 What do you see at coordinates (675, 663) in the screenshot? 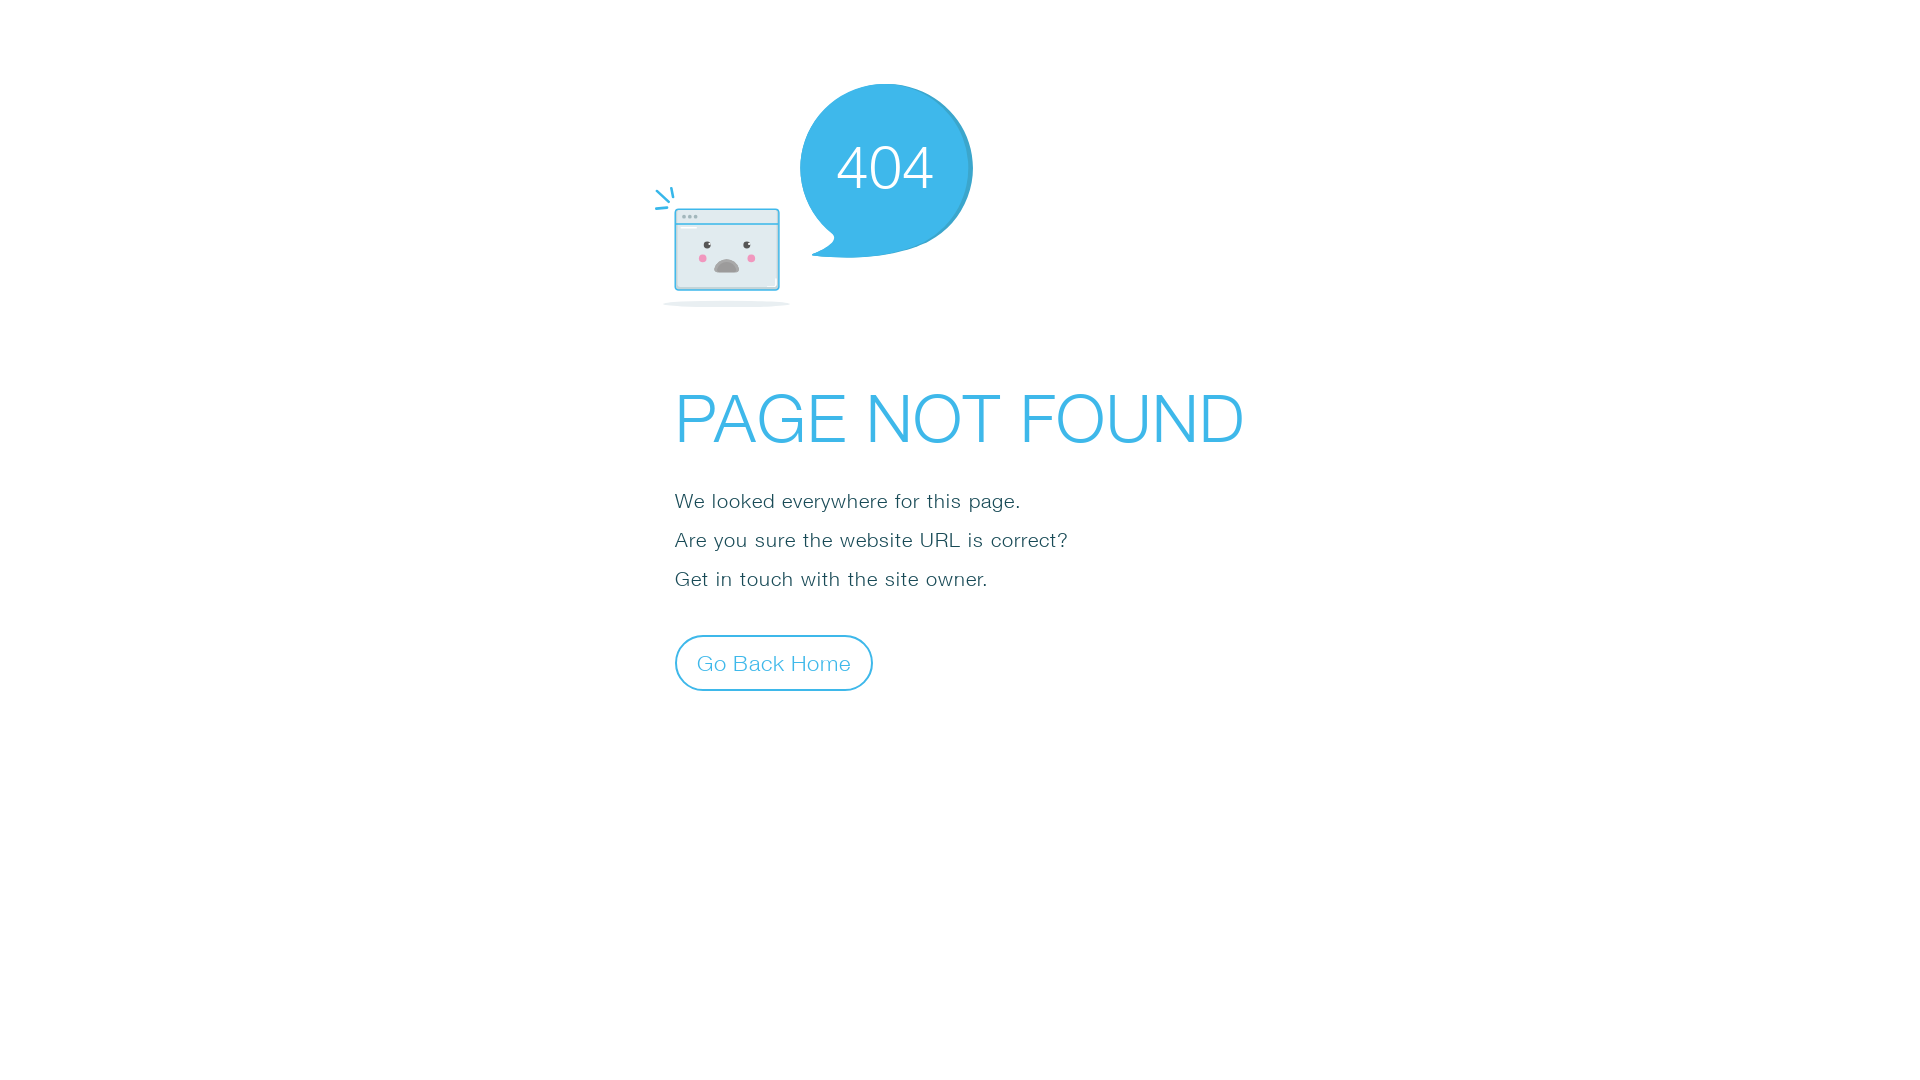
I see `'Go Back Home'` at bounding box center [675, 663].